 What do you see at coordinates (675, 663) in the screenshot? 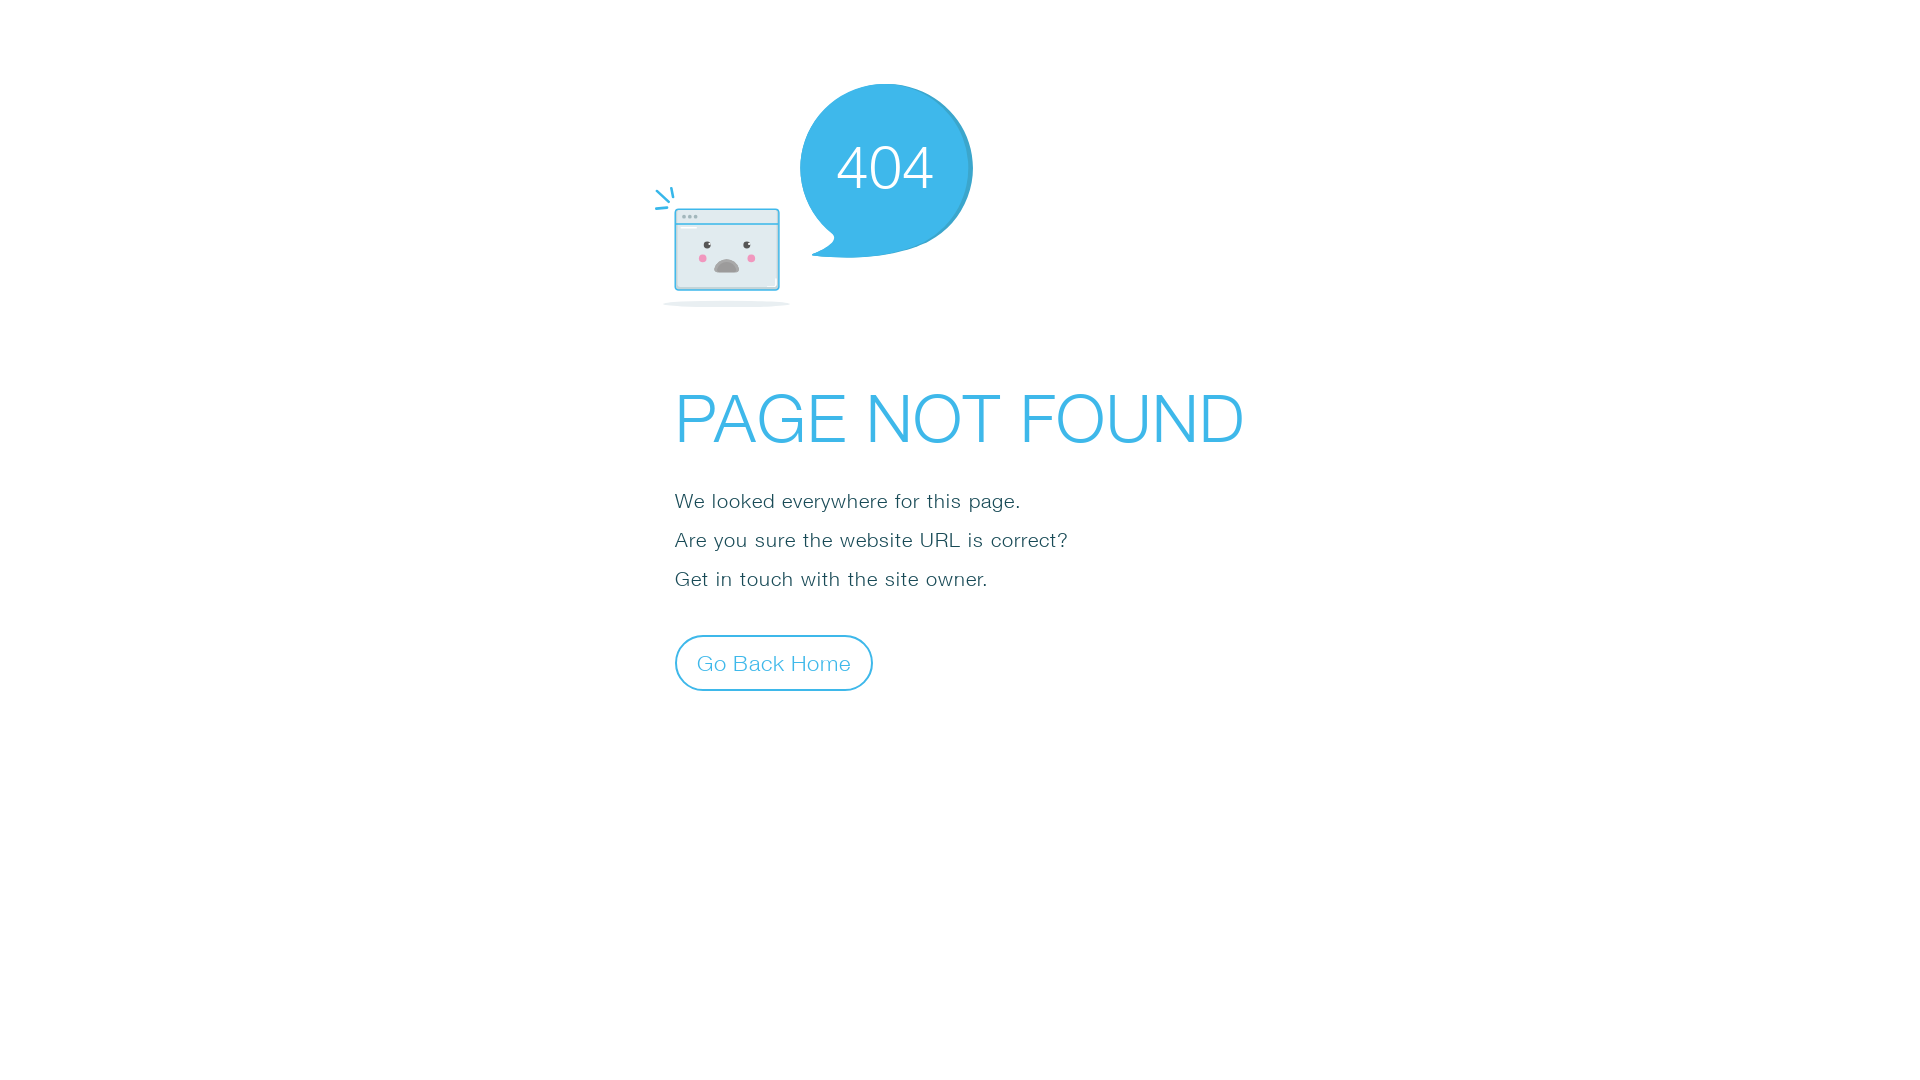
I see `'Go Back Home'` at bounding box center [675, 663].